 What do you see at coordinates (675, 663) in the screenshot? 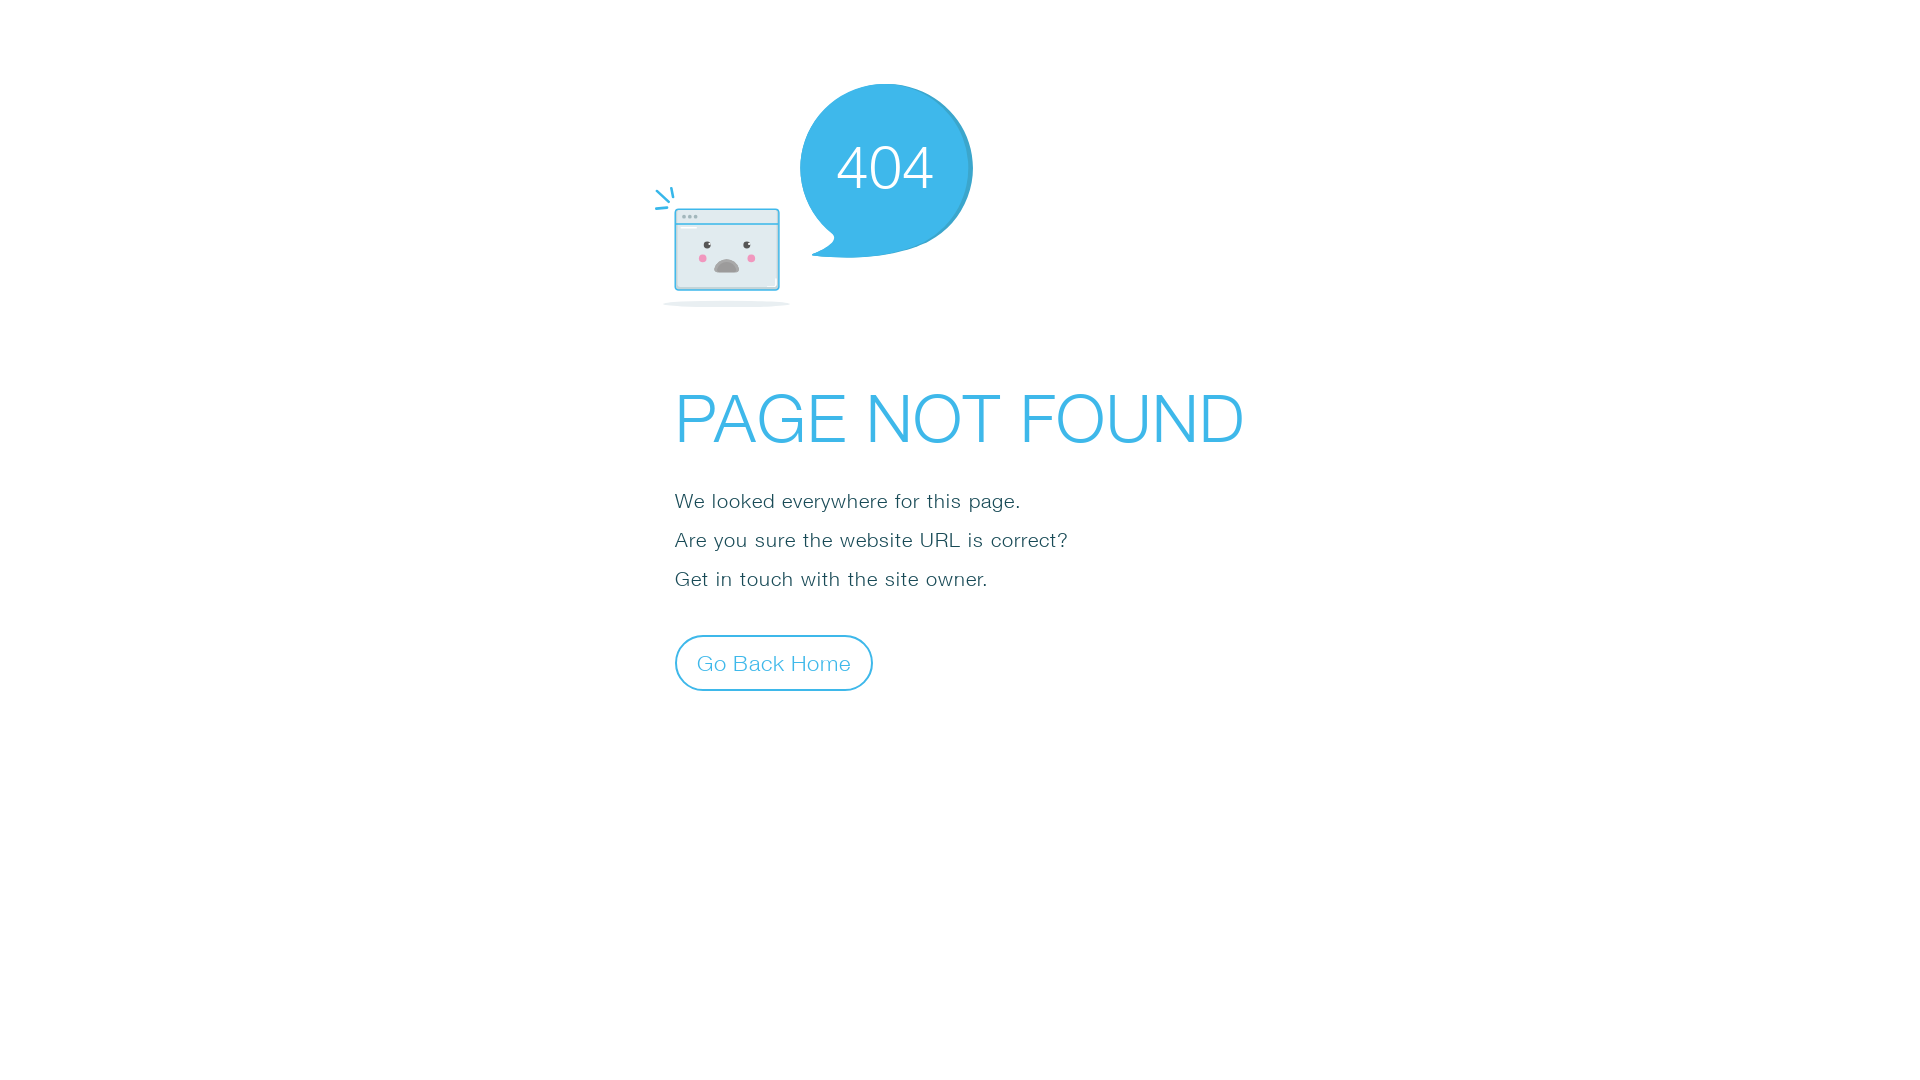
I see `'Go Back Home'` at bounding box center [675, 663].